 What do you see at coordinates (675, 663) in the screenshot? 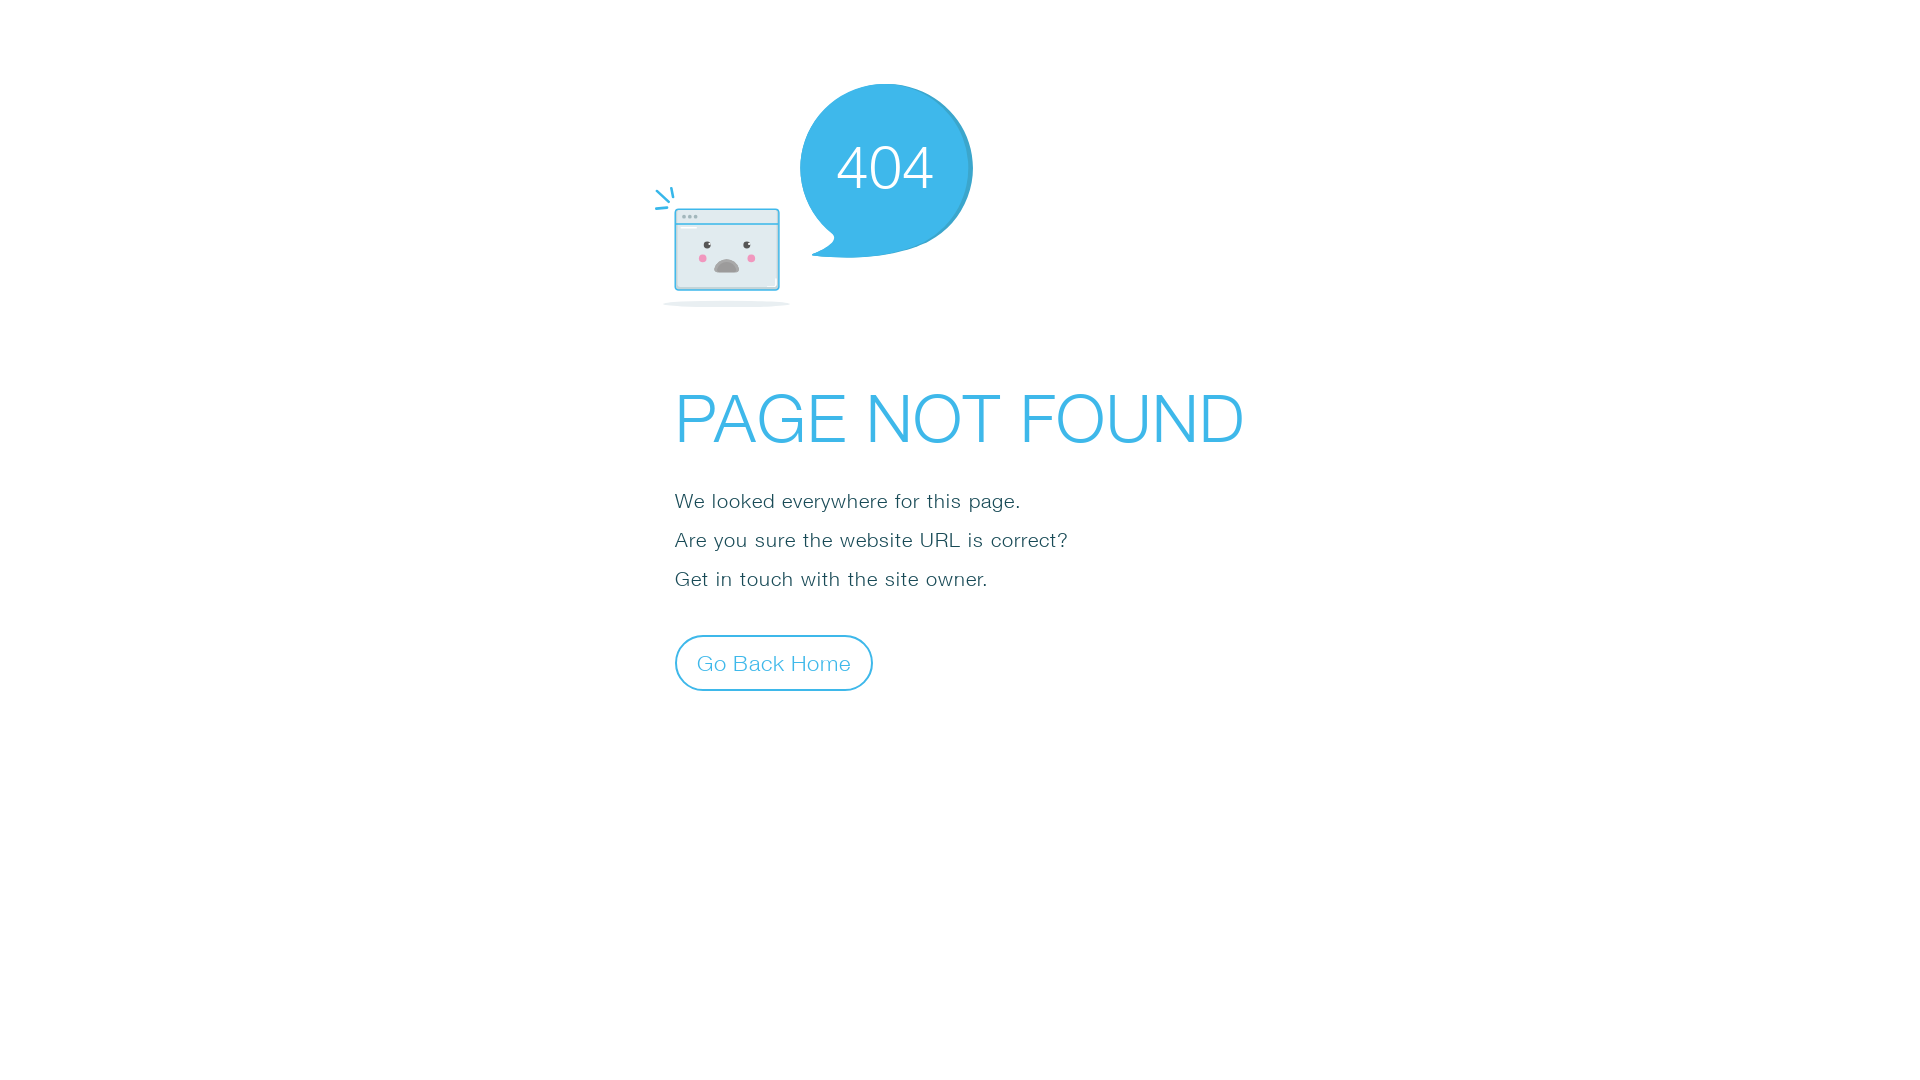
I see `'Go Back Home'` at bounding box center [675, 663].